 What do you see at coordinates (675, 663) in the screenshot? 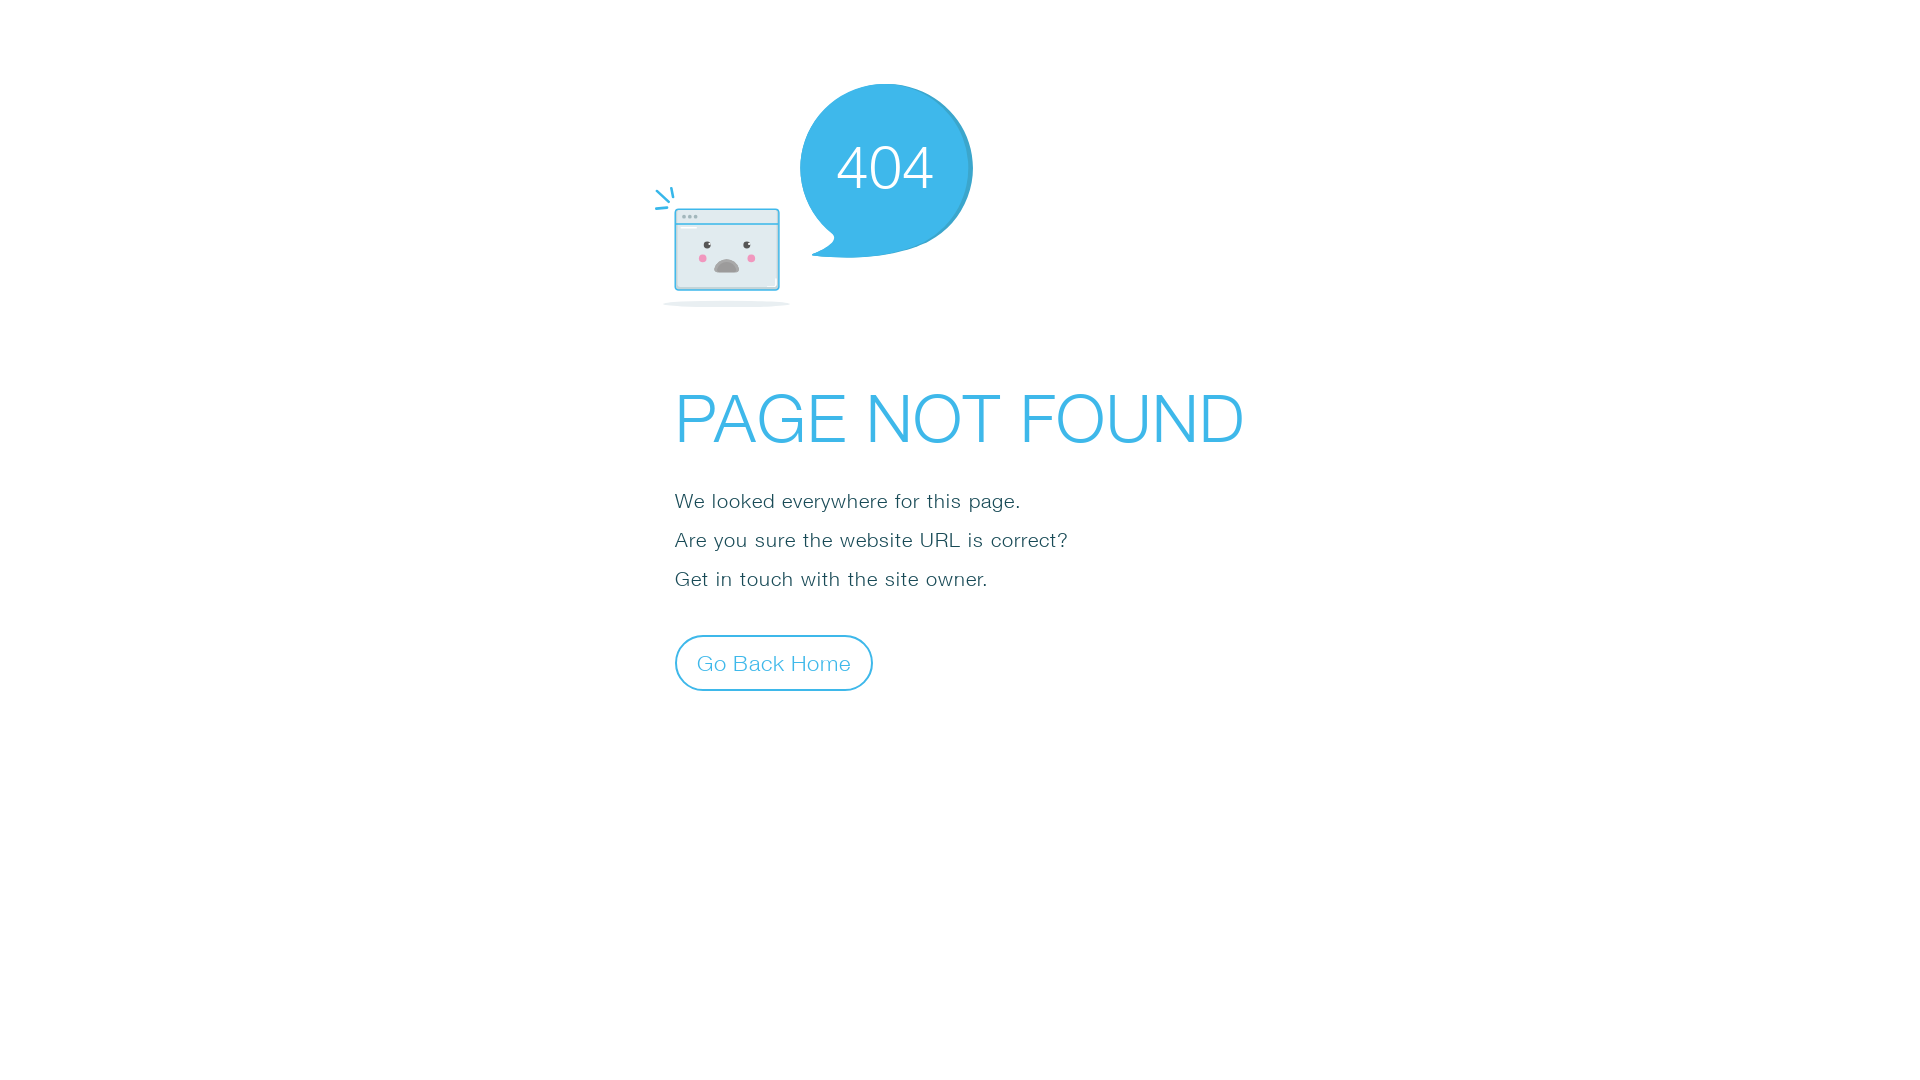
I see `'Go Back Home'` at bounding box center [675, 663].